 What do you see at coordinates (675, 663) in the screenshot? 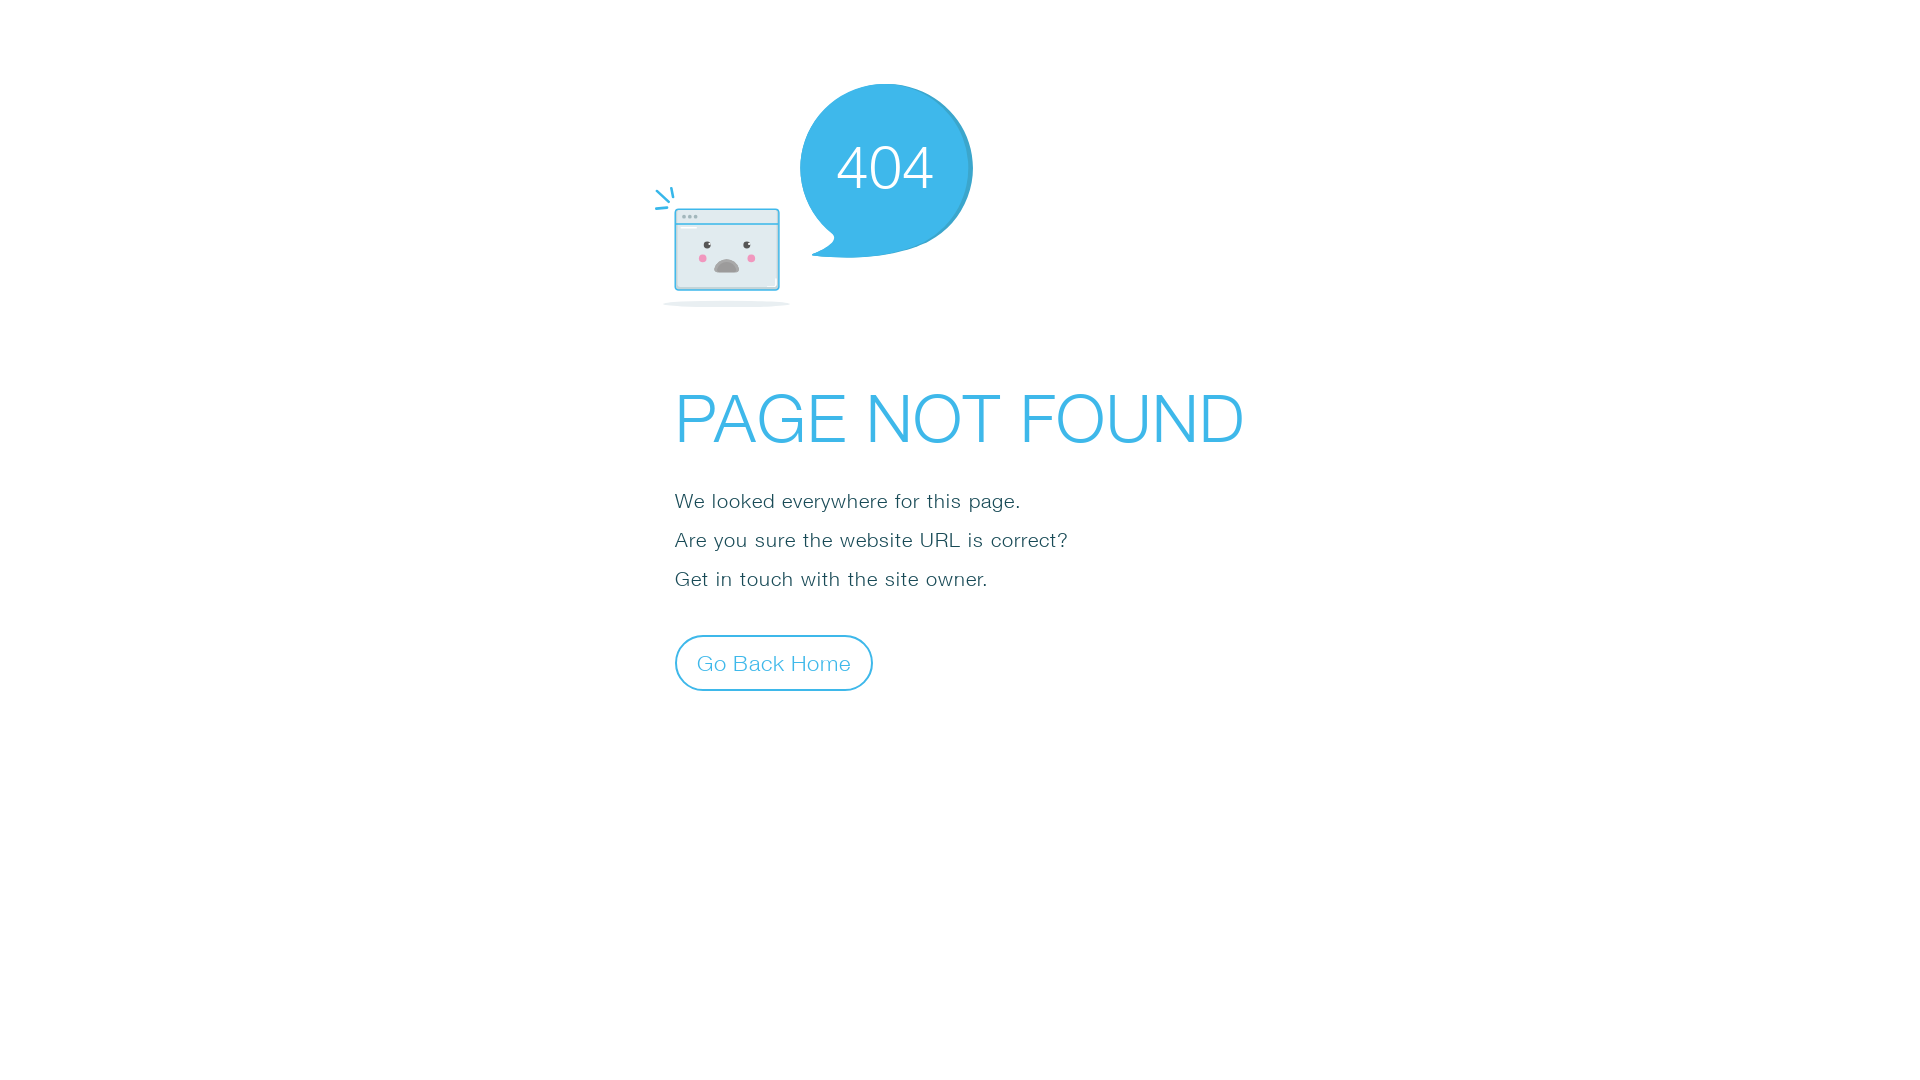
I see `'Go Back Home'` at bounding box center [675, 663].